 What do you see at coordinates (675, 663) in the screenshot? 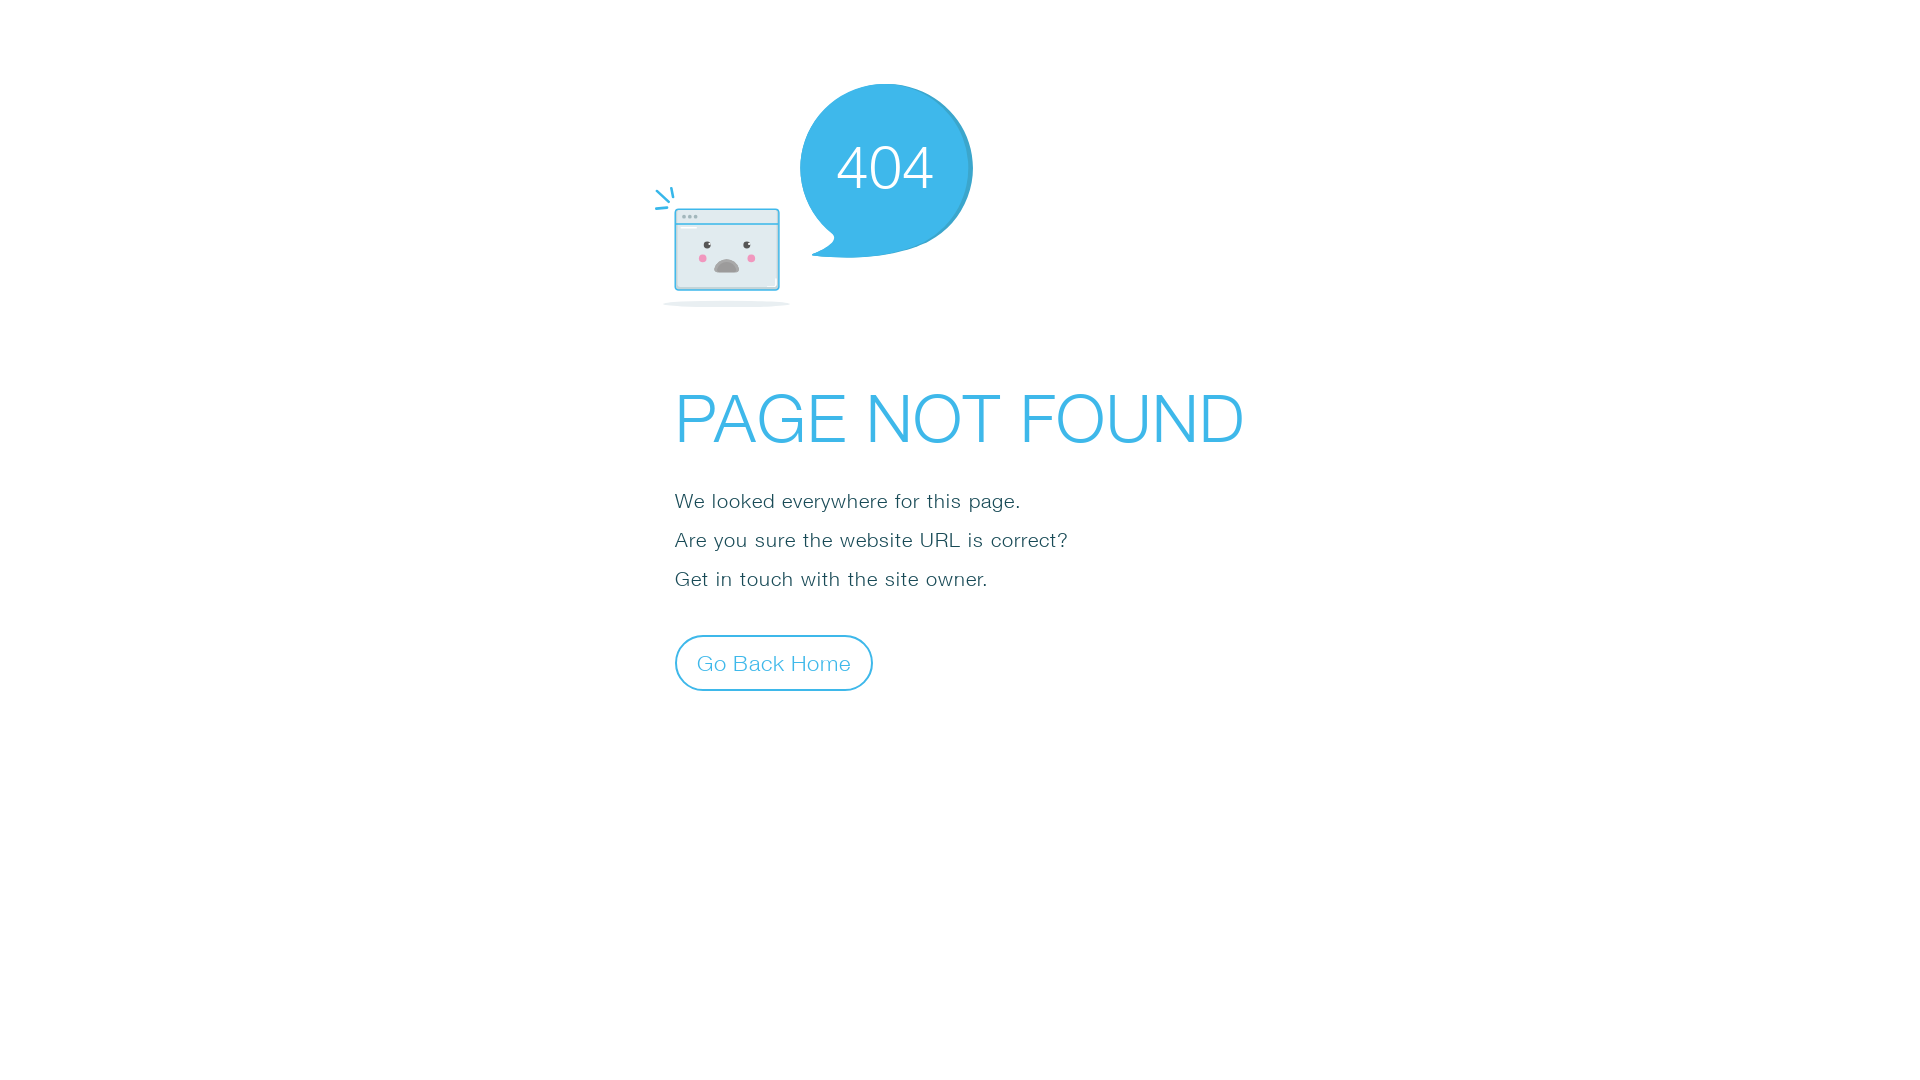
I see `'Go Back Home'` at bounding box center [675, 663].